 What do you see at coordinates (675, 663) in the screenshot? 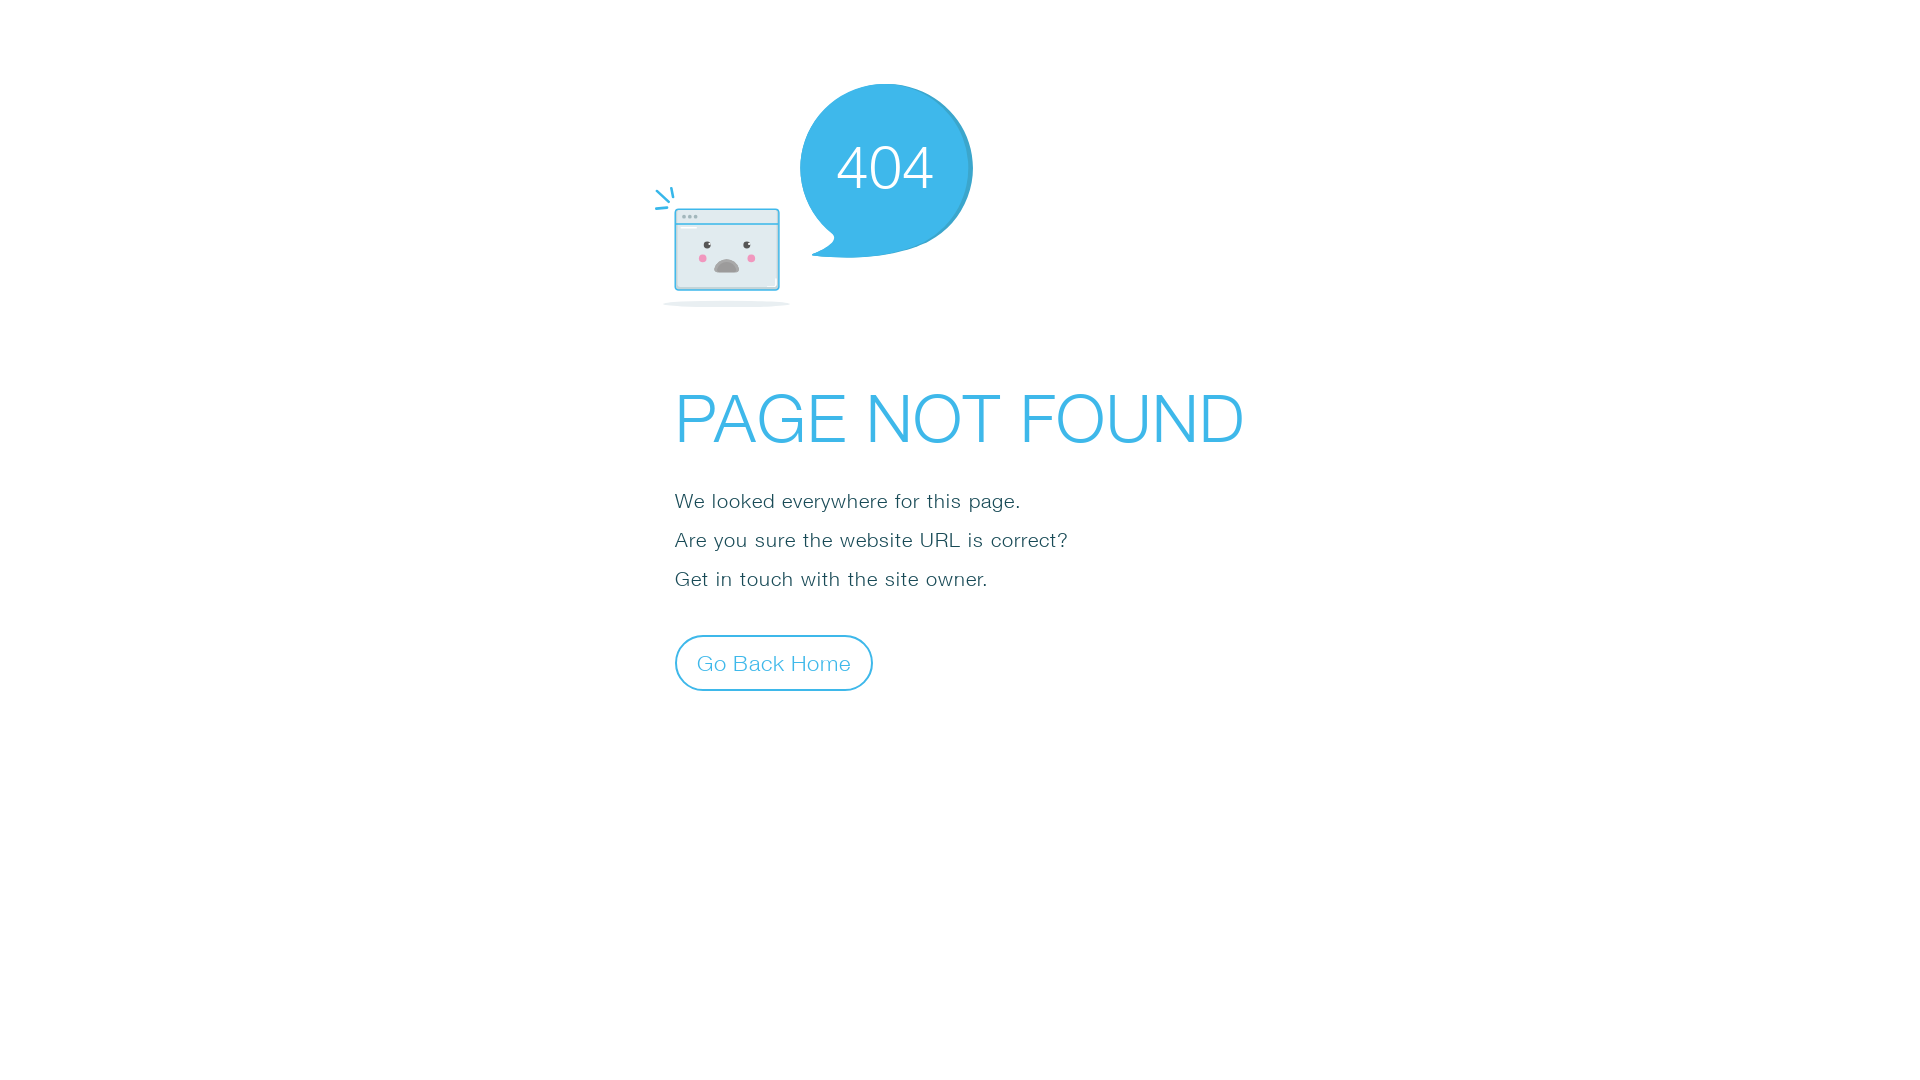
I see `'Go Back Home'` at bounding box center [675, 663].